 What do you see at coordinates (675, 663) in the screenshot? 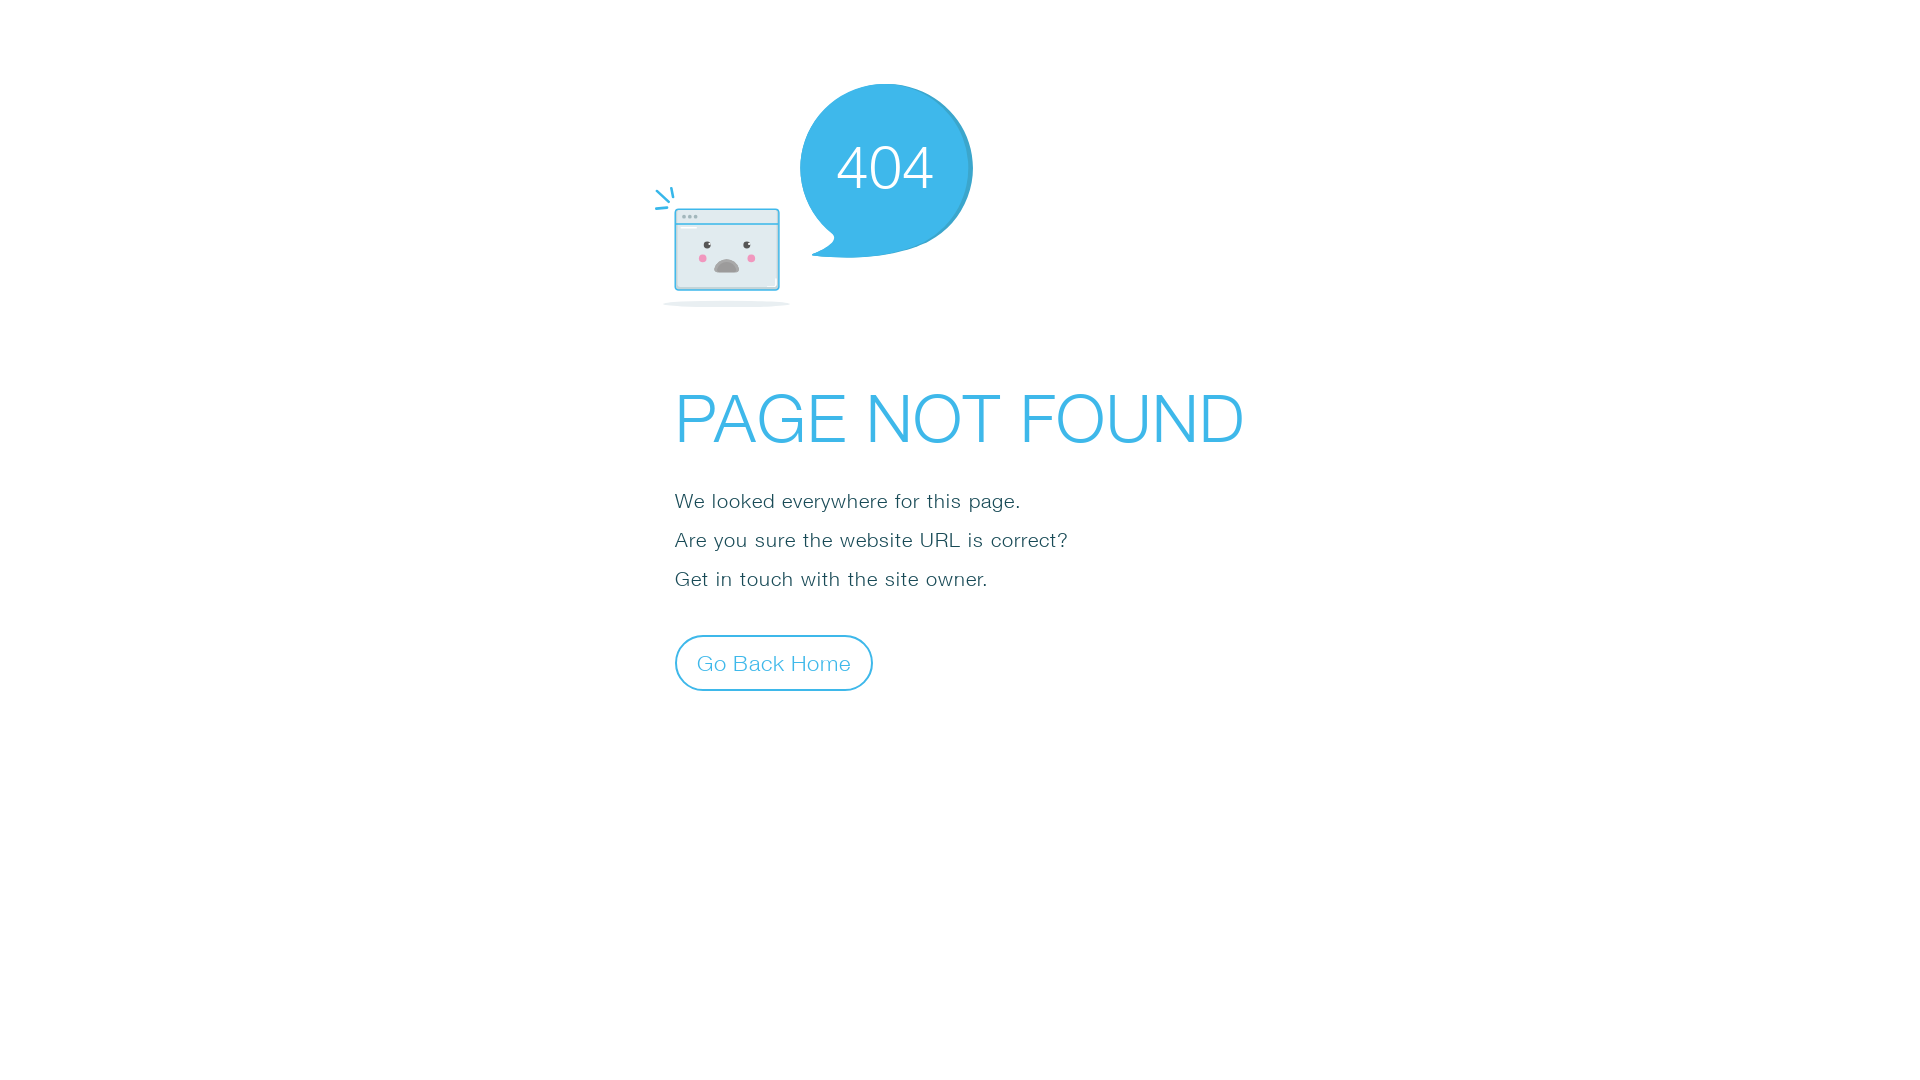
I see `'Go Back Home'` at bounding box center [675, 663].